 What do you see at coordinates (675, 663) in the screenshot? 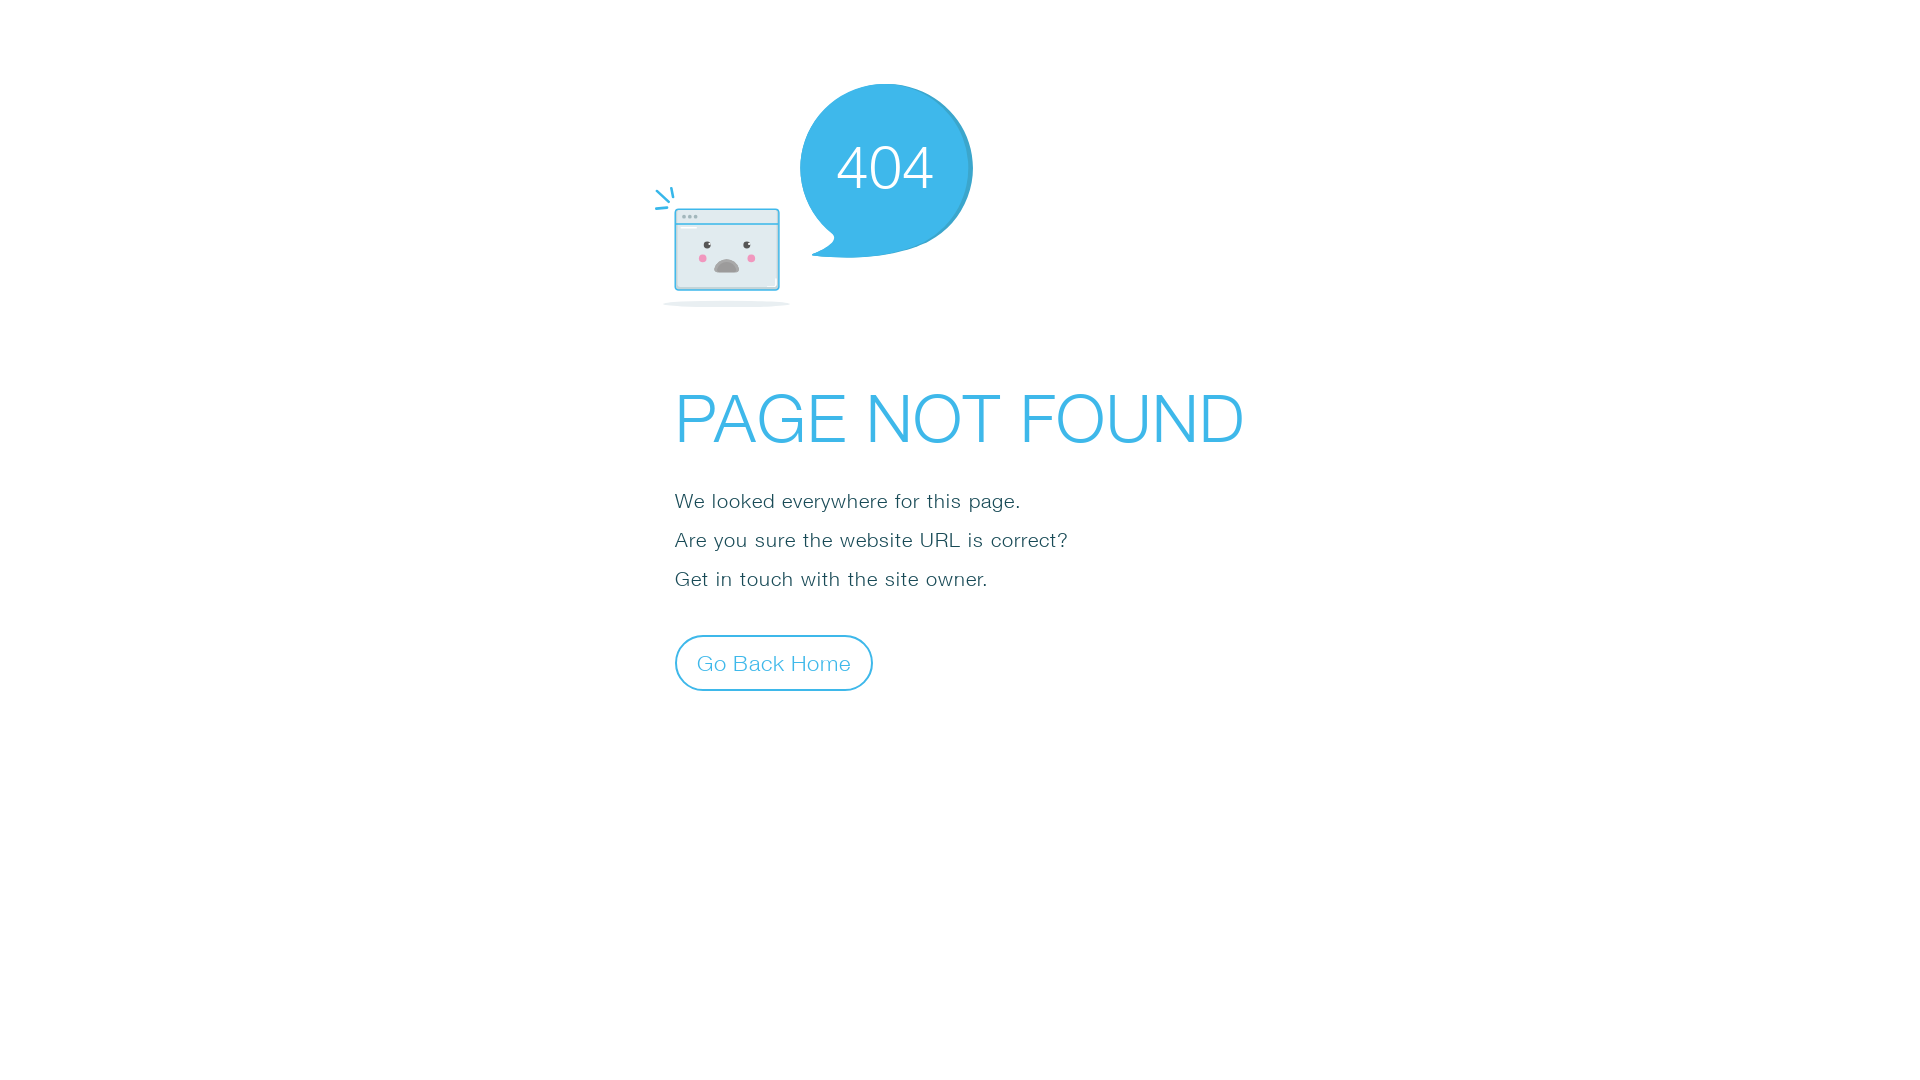
I see `'Go Back Home'` at bounding box center [675, 663].